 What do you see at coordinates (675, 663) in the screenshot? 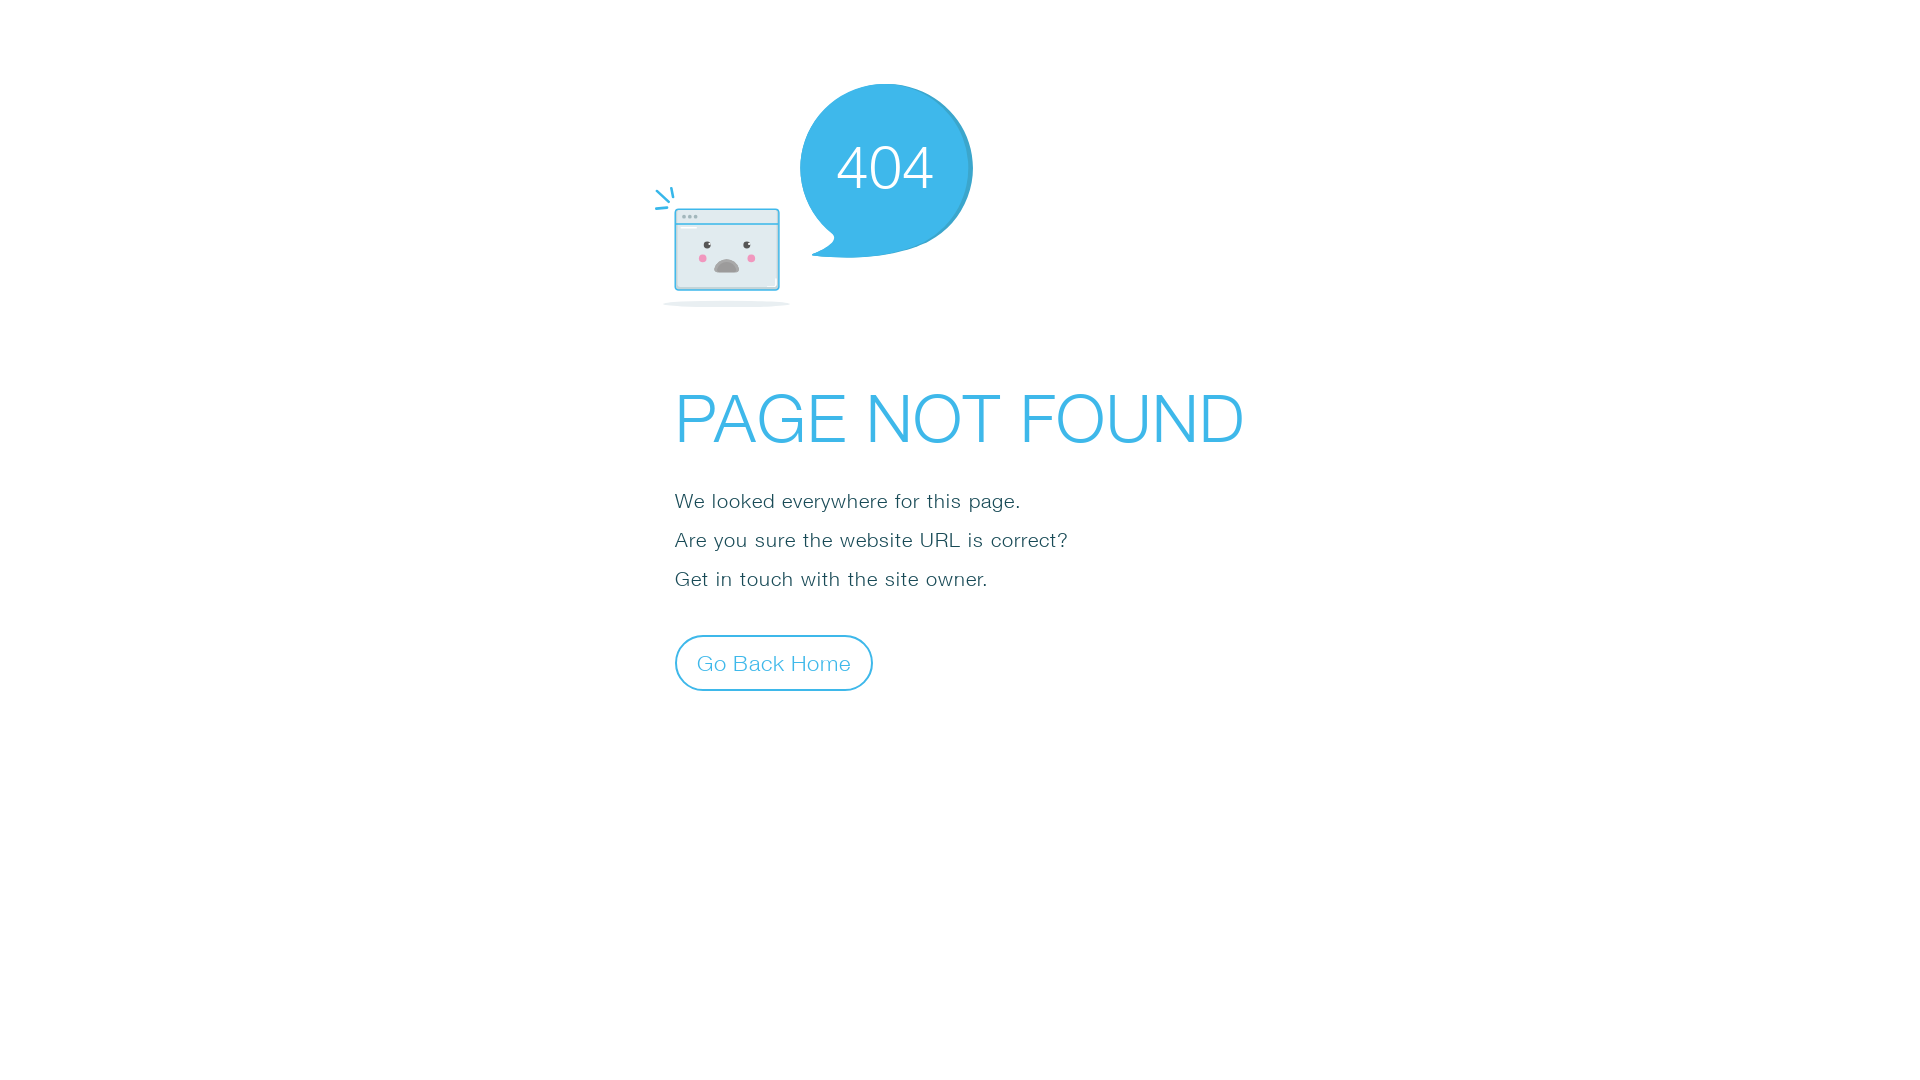
I see `'Go Back Home'` at bounding box center [675, 663].